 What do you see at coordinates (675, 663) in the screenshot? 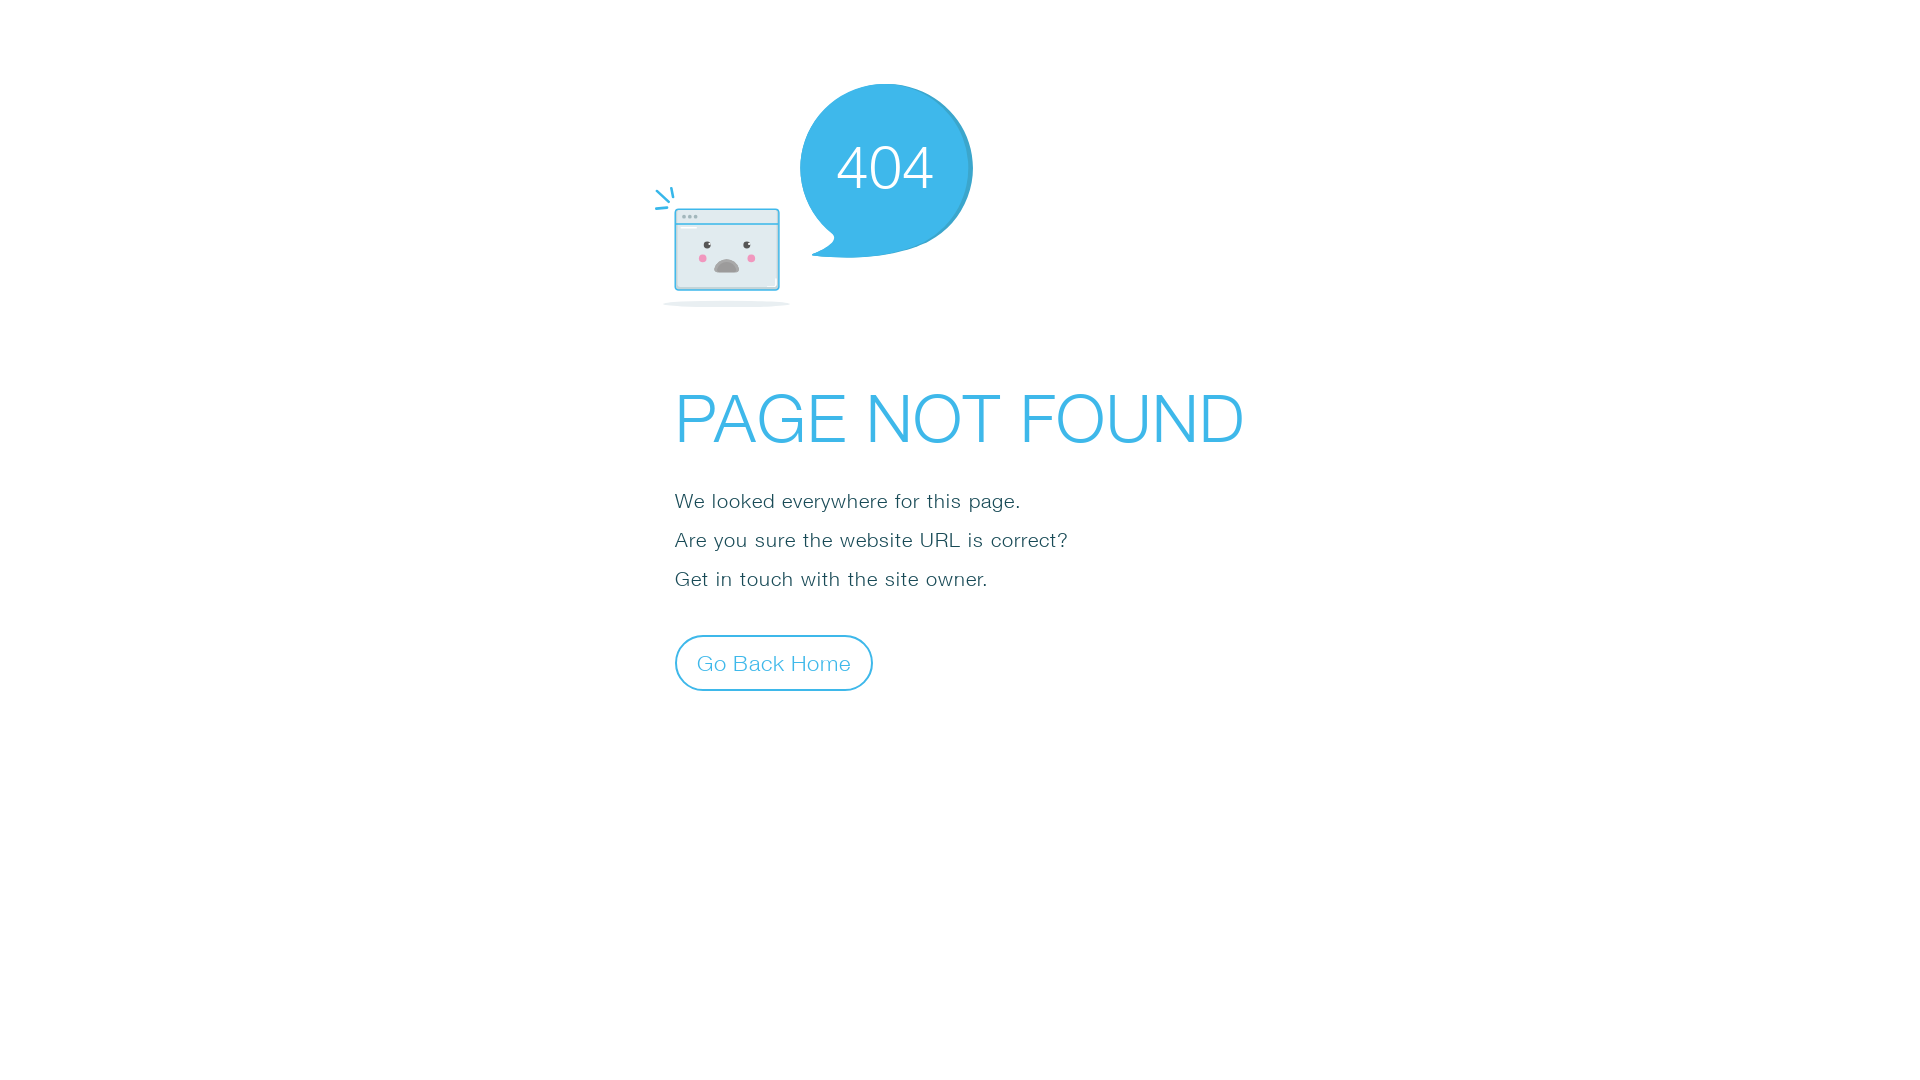
I see `'Go Back Home'` at bounding box center [675, 663].